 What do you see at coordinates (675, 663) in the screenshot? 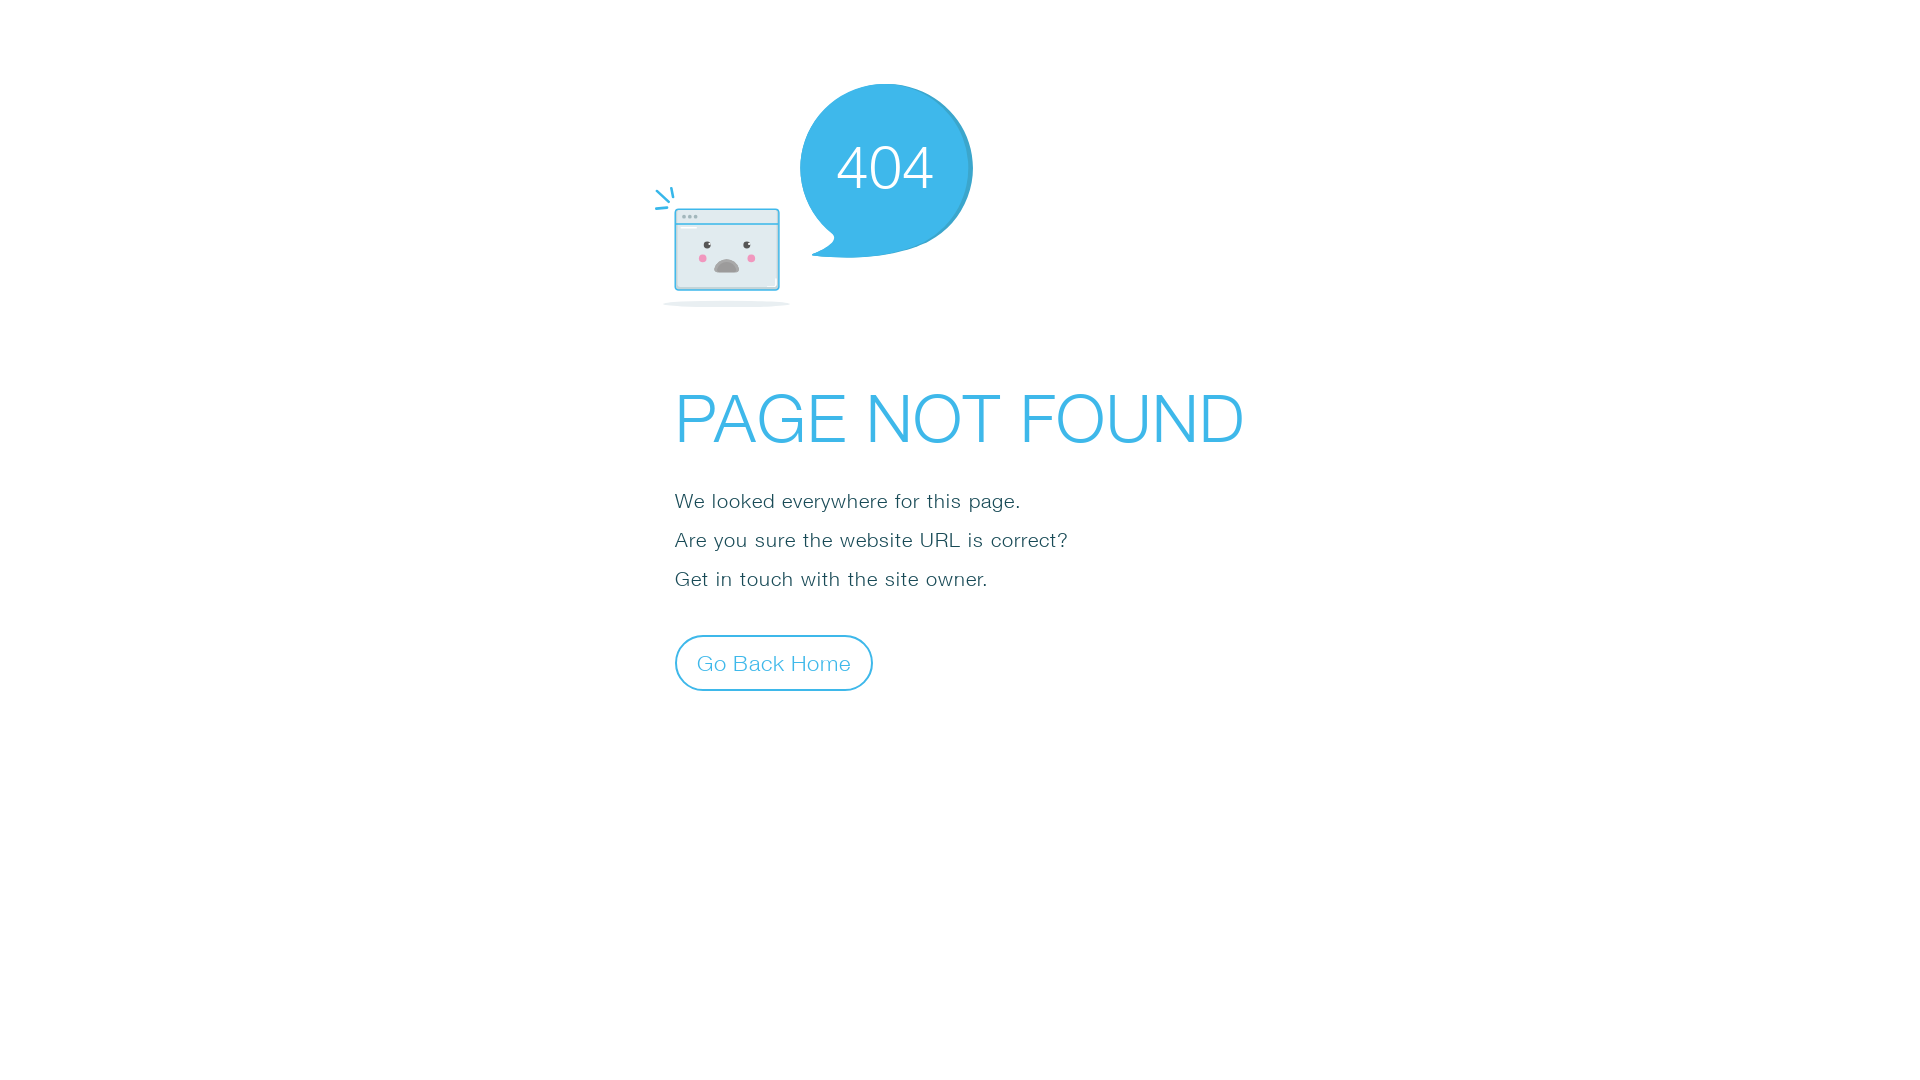
I see `'Go Back Home'` at bounding box center [675, 663].